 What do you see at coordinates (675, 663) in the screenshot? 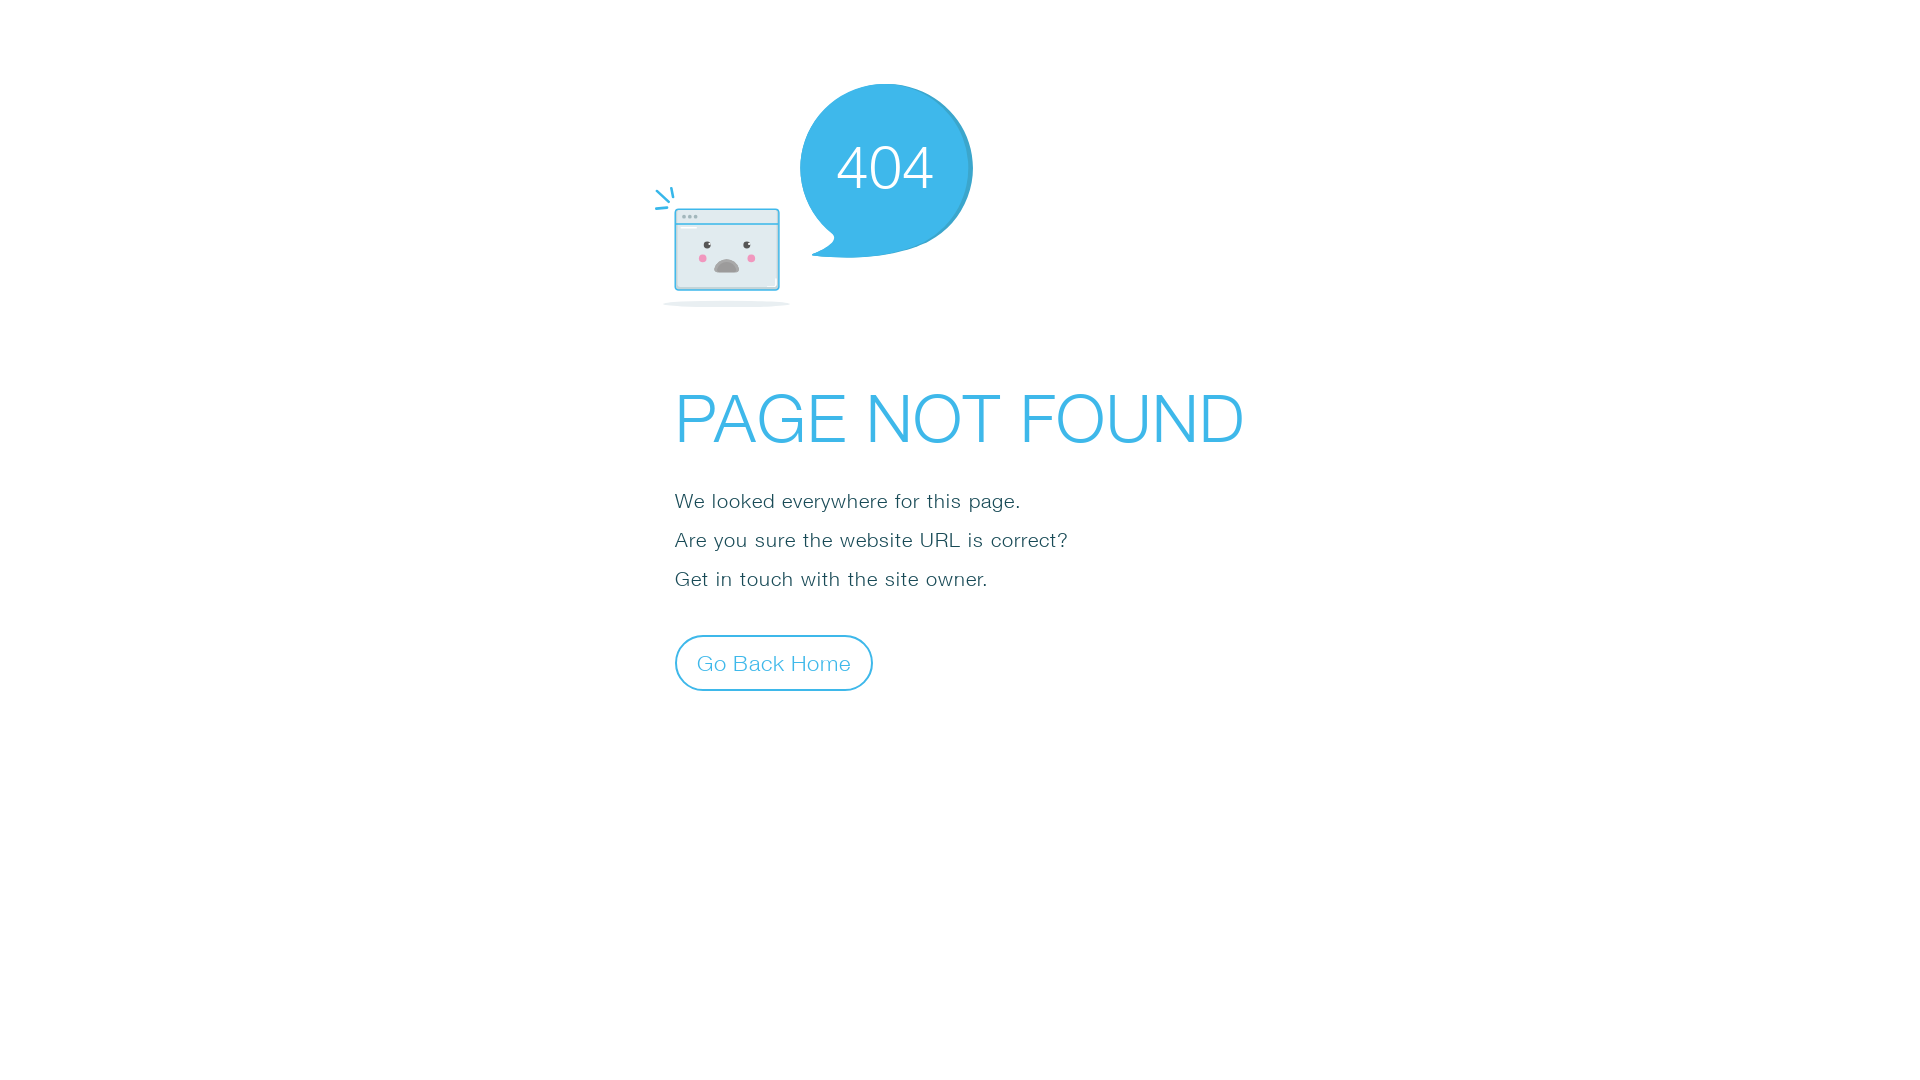
I see `'Go Back Home'` at bounding box center [675, 663].